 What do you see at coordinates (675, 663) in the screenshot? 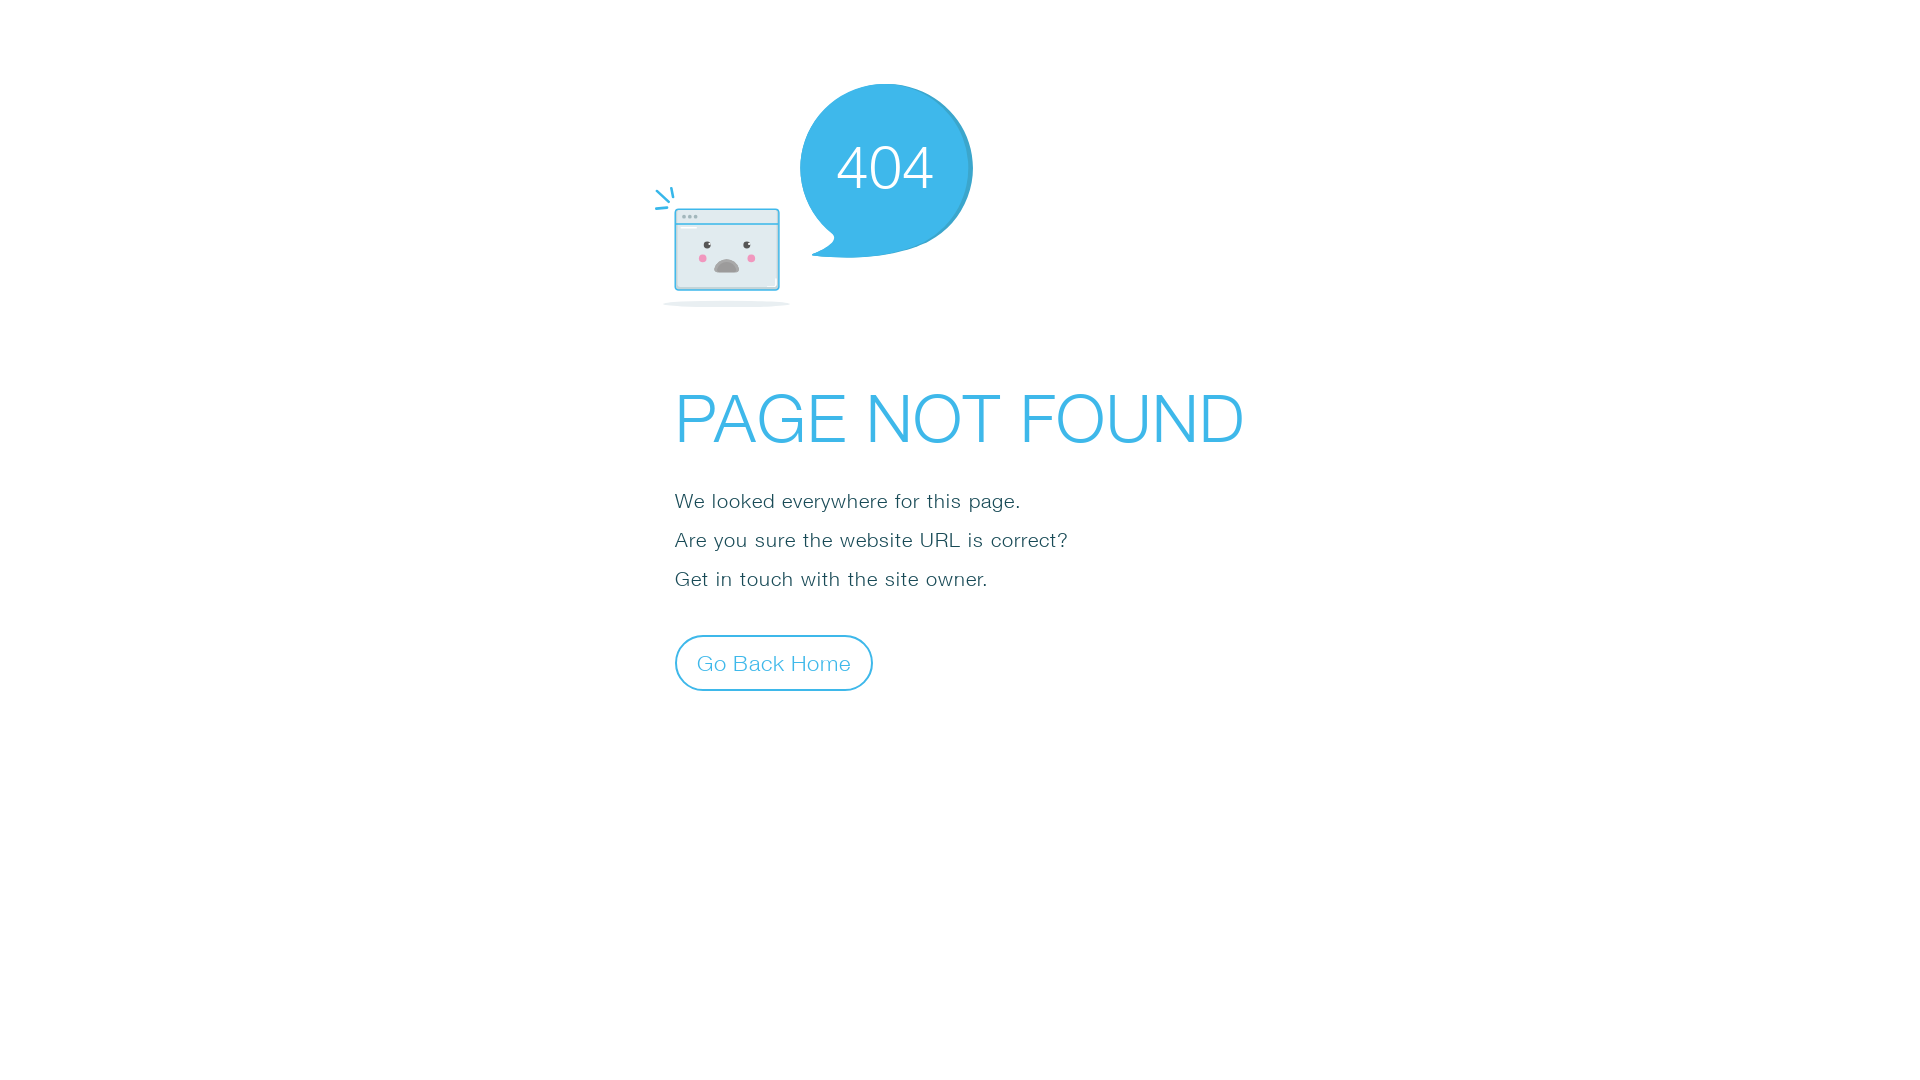
I see `'Go Back Home'` at bounding box center [675, 663].